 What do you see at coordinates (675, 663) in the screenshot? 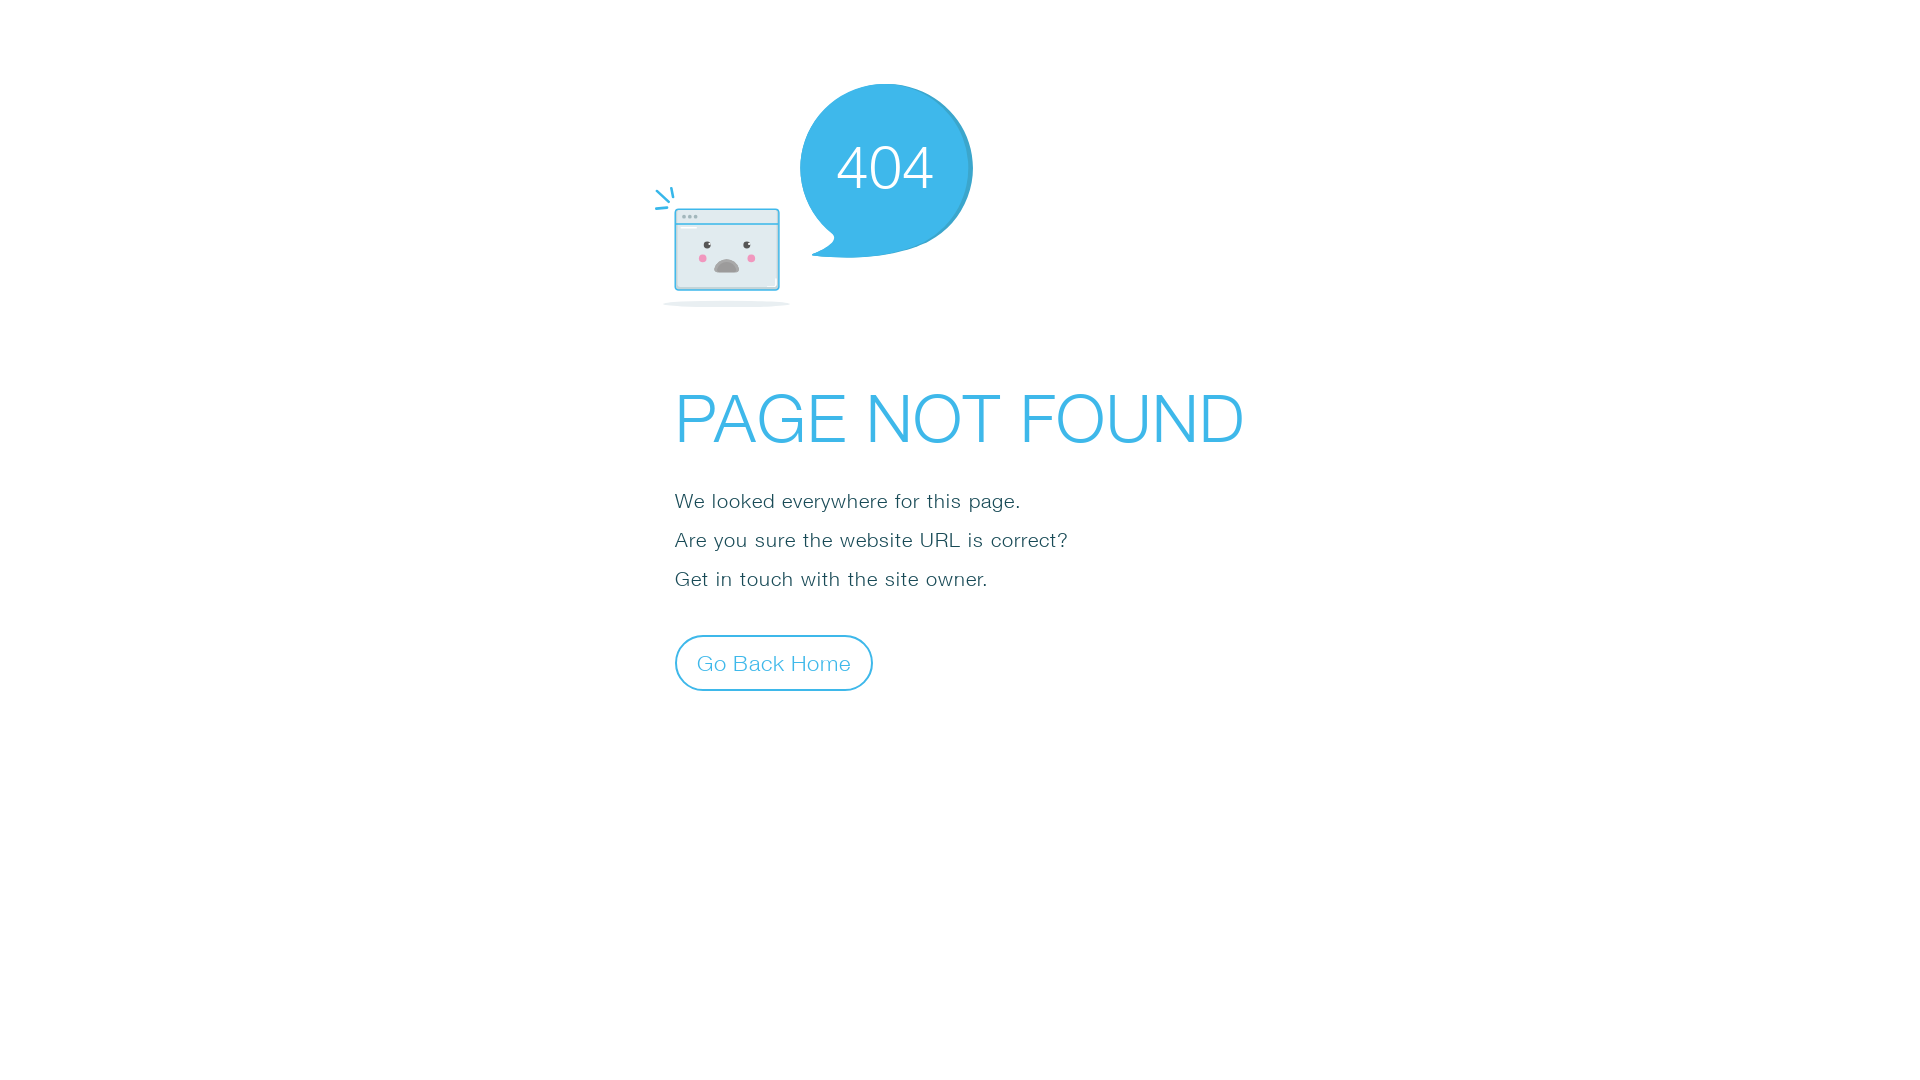
I see `'Go Back Home'` at bounding box center [675, 663].